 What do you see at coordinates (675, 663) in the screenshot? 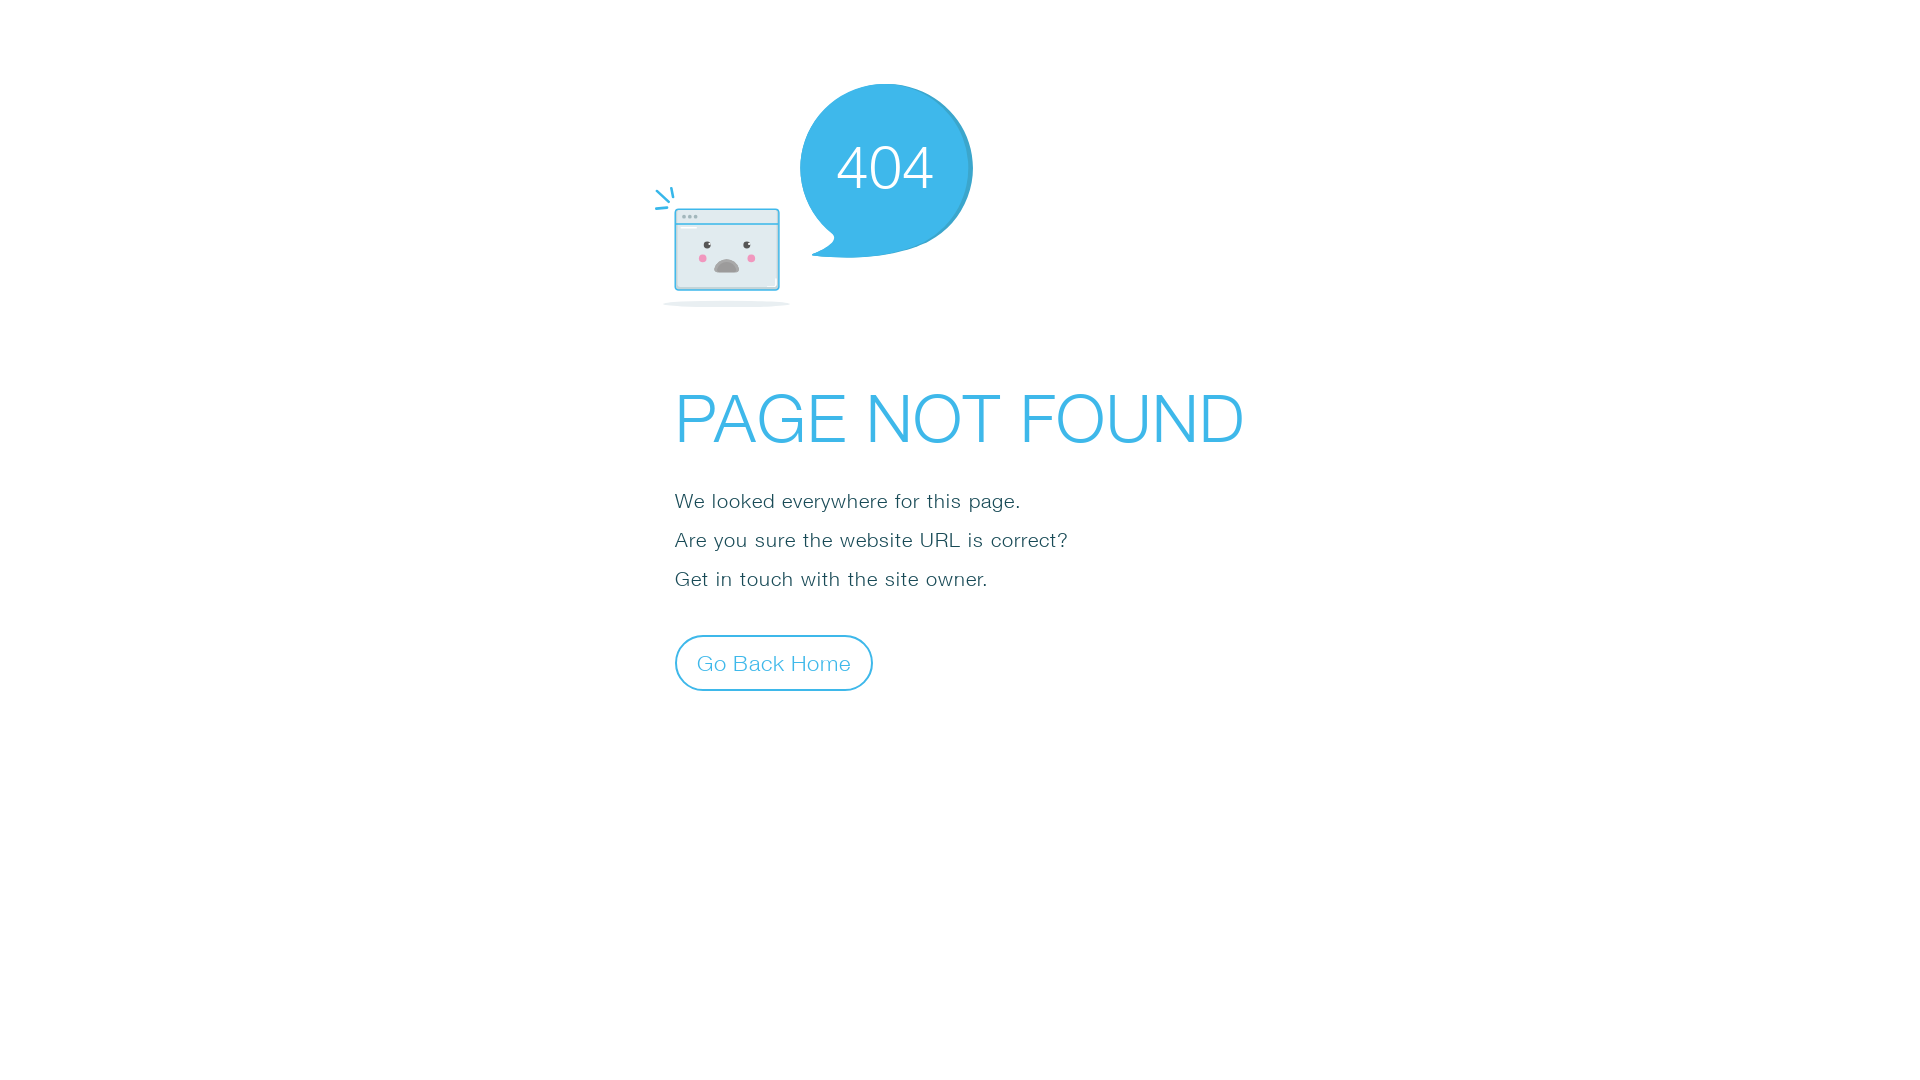
I see `'Go Back Home'` at bounding box center [675, 663].